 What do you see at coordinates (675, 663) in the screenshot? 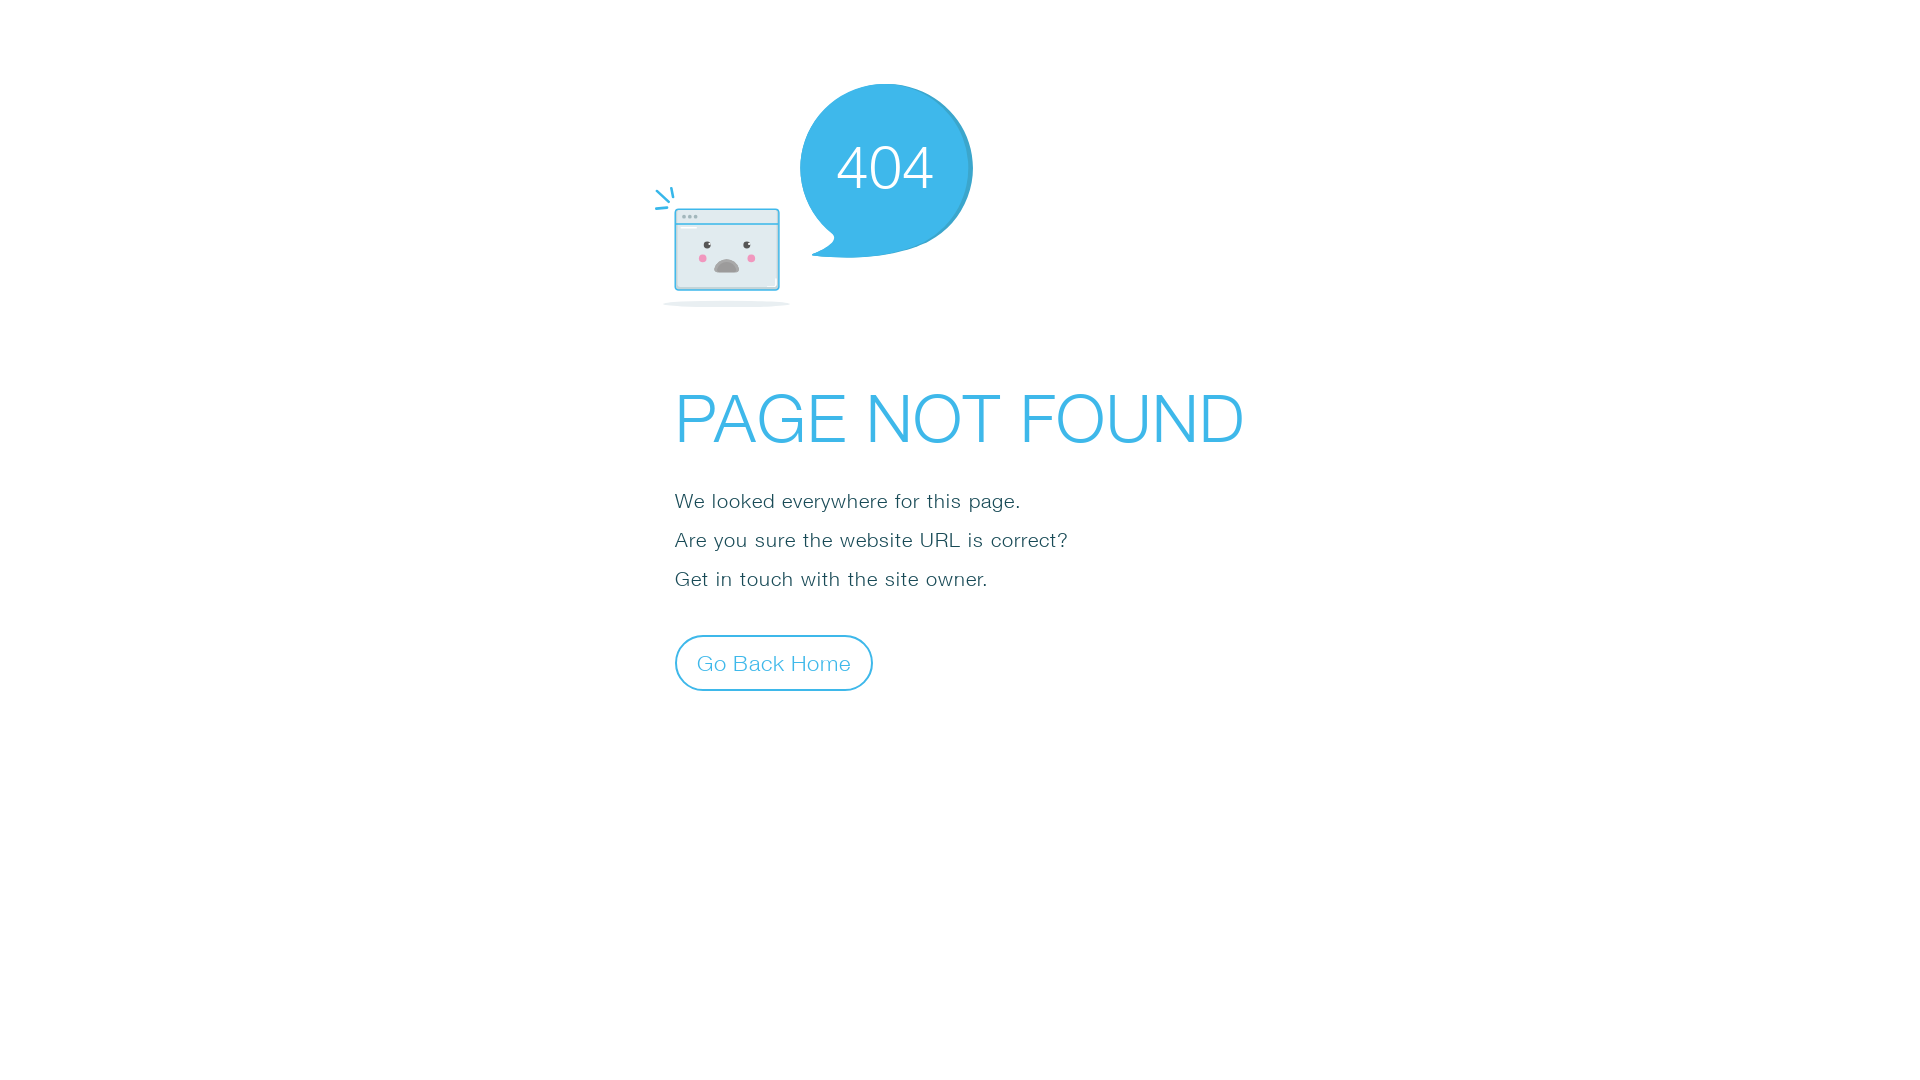
I see `'Go Back Home'` at bounding box center [675, 663].